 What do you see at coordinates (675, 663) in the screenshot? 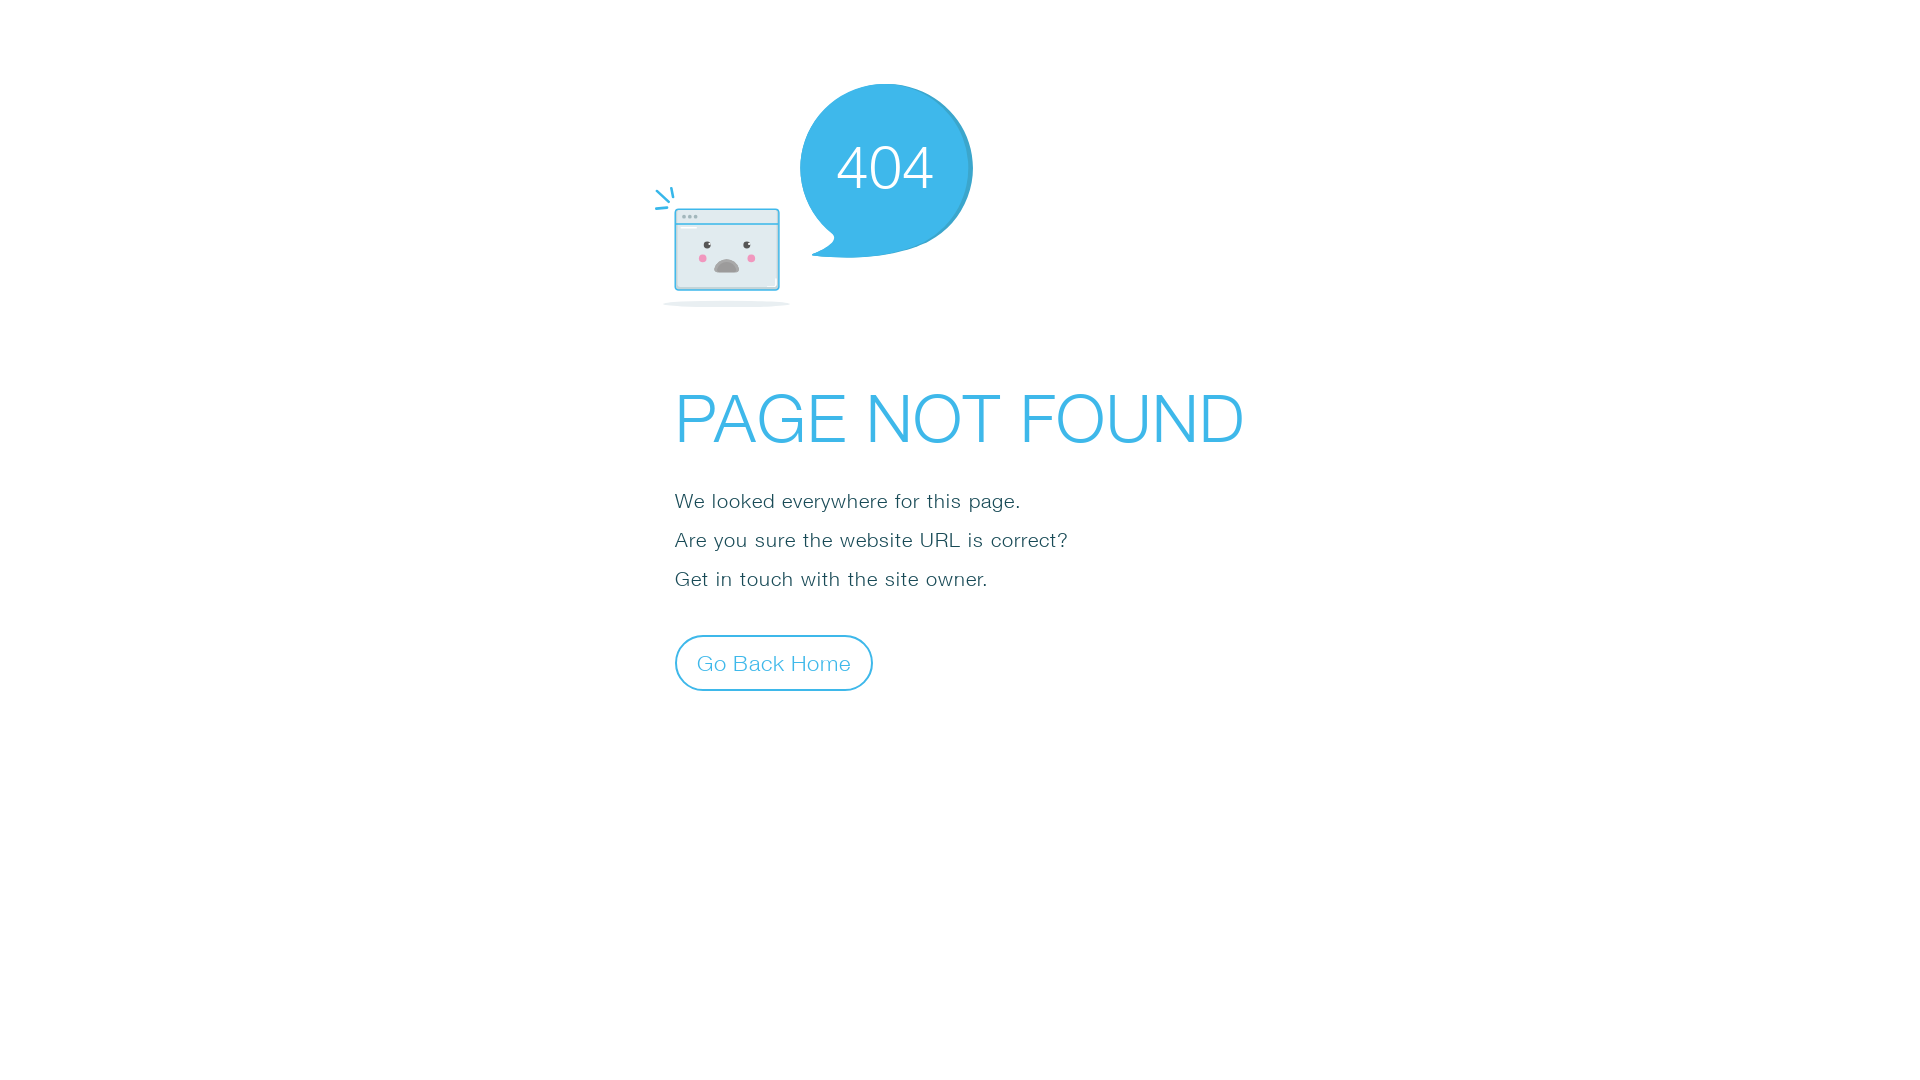
I see `'Go Back Home'` at bounding box center [675, 663].